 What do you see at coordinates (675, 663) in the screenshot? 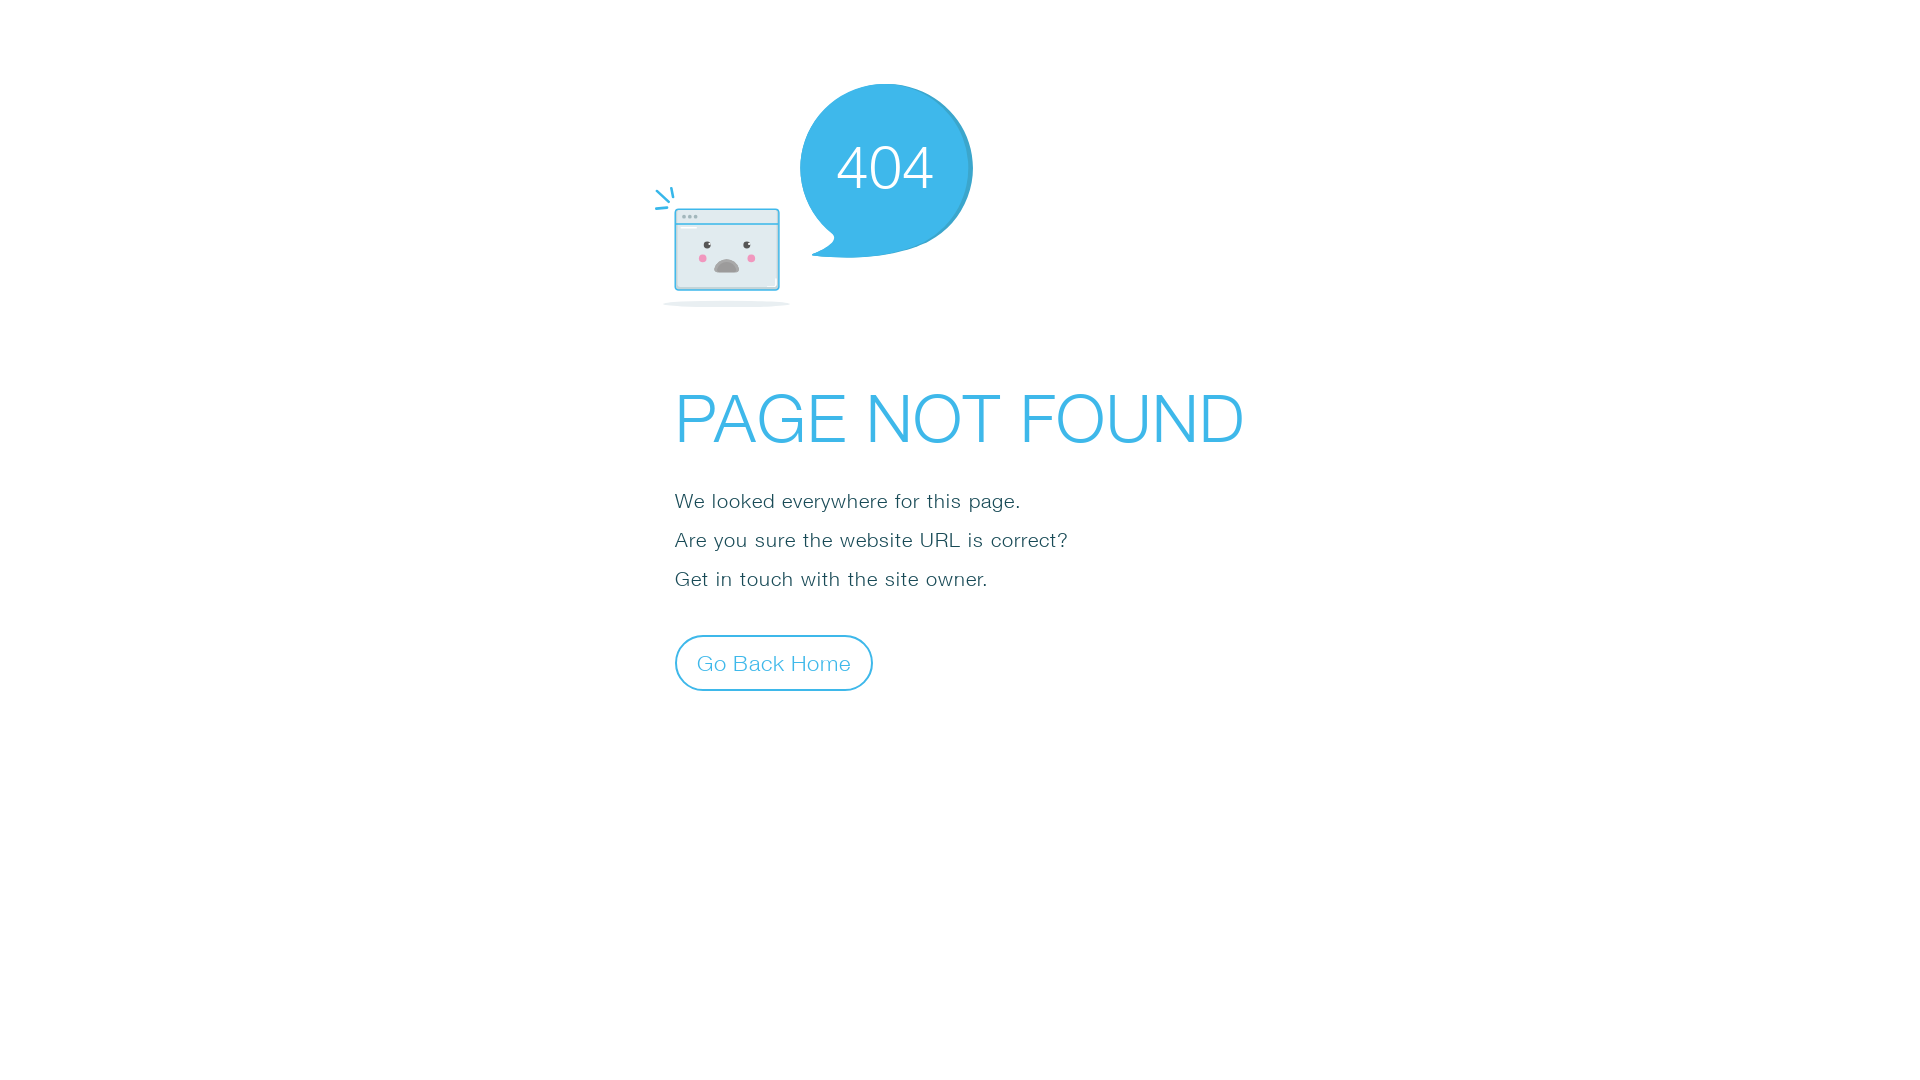
I see `'Go Back Home'` at bounding box center [675, 663].